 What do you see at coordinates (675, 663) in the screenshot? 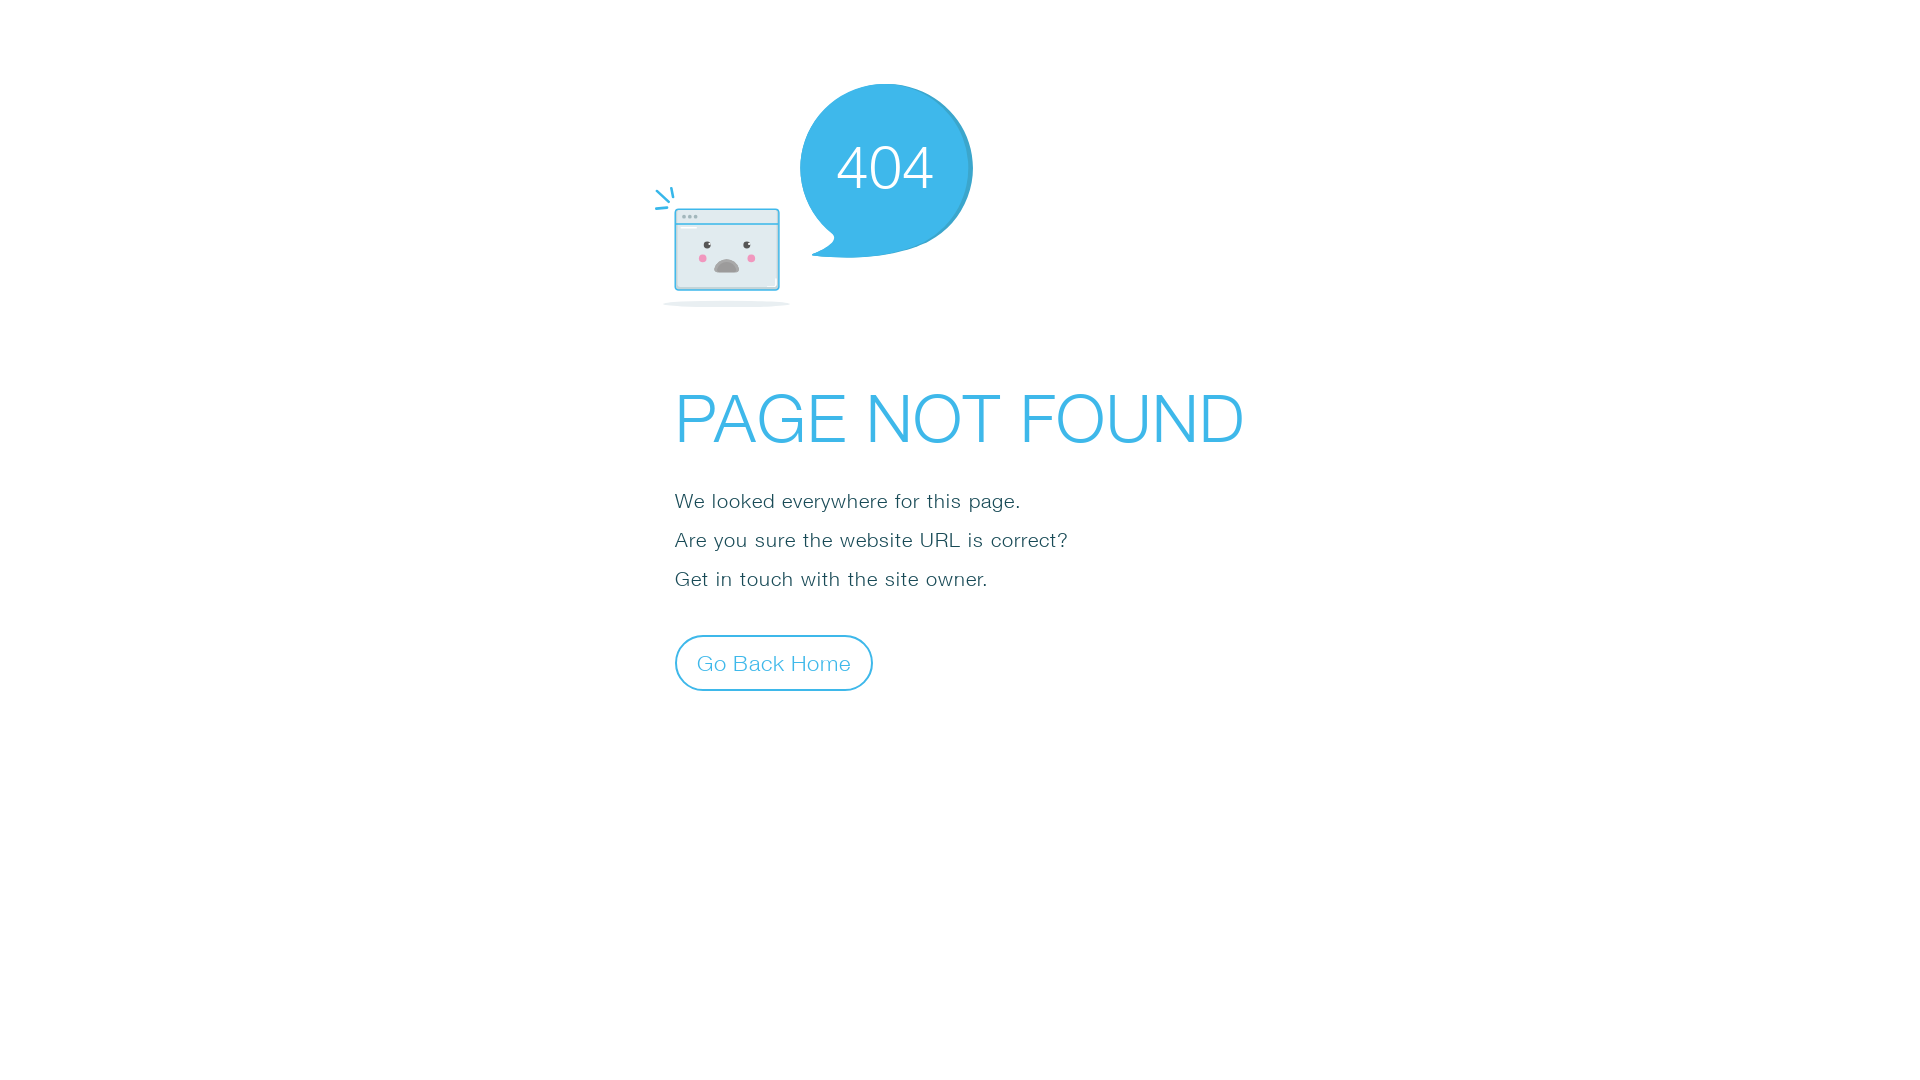
I see `'Go Back Home'` at bounding box center [675, 663].